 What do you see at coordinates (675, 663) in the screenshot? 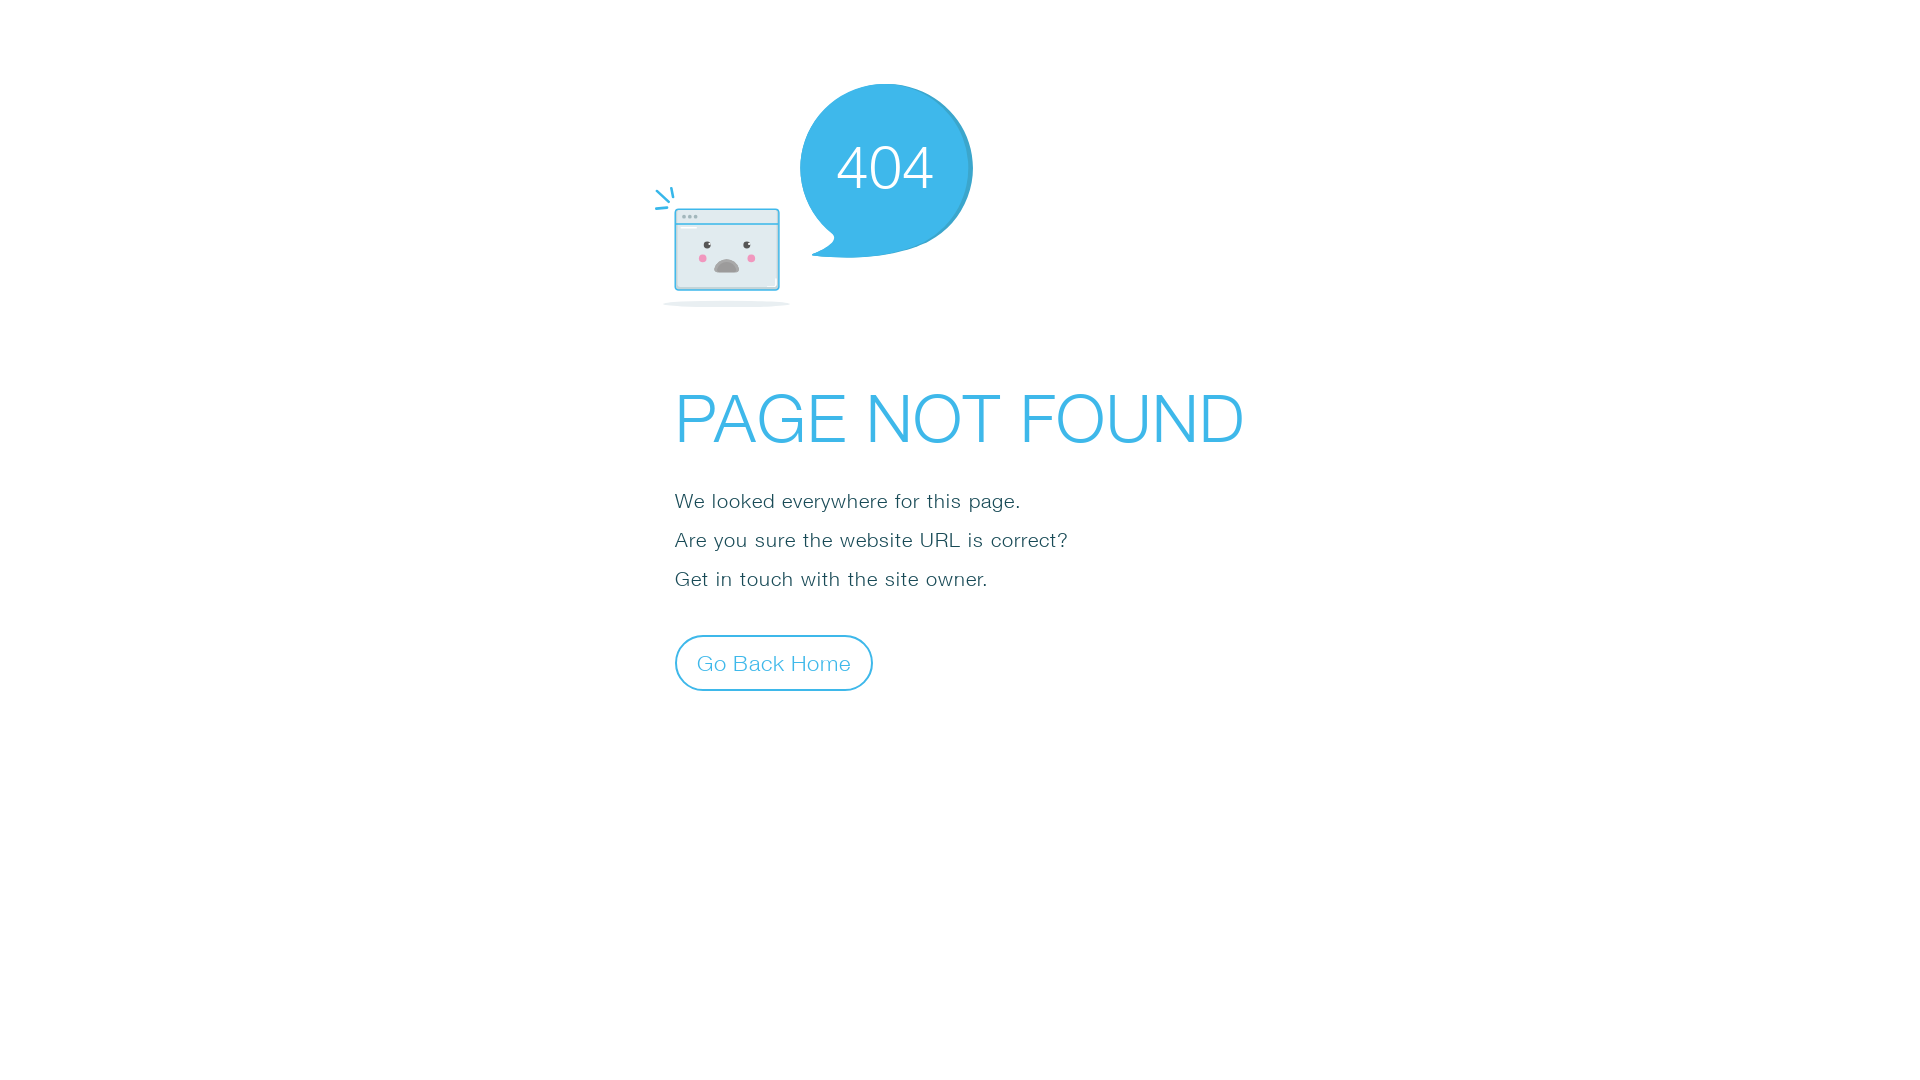
I see `'Go Back Home'` at bounding box center [675, 663].